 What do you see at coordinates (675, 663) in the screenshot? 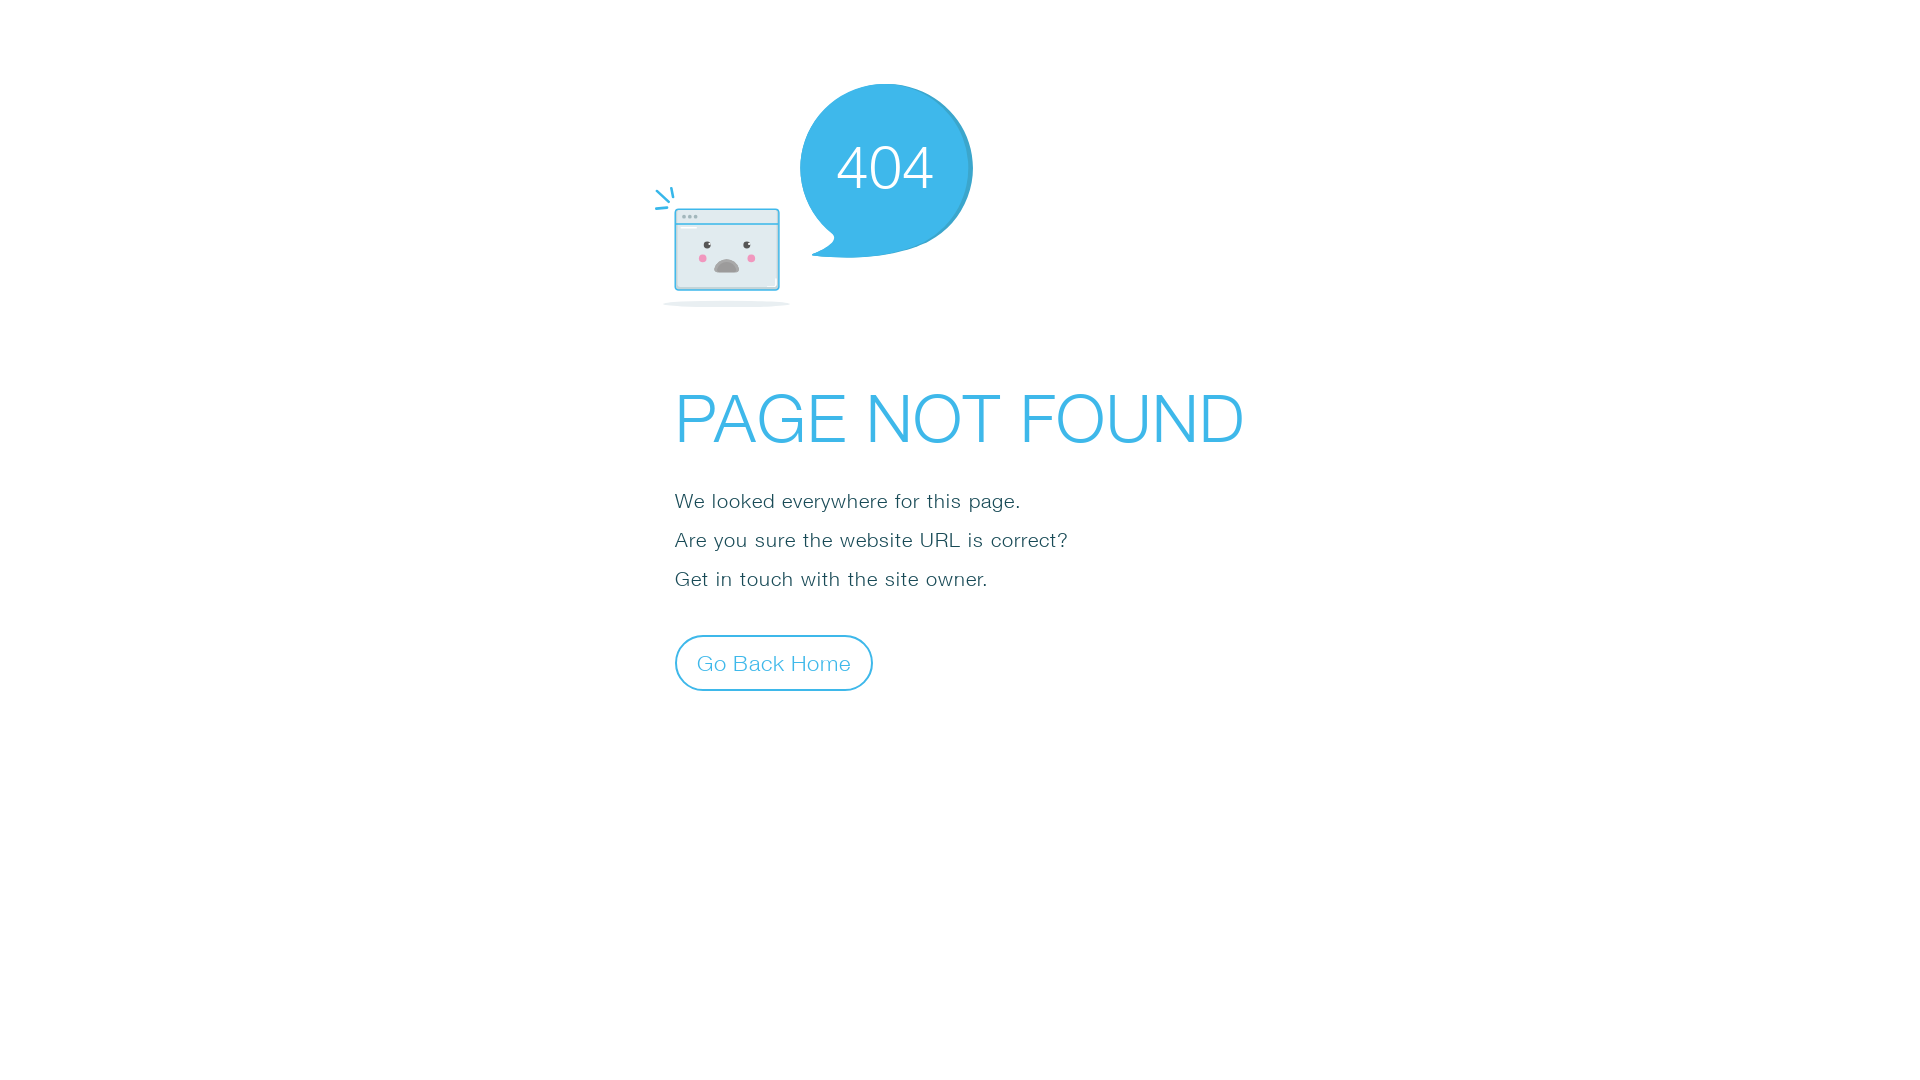
I see `'Go Back Home'` at bounding box center [675, 663].